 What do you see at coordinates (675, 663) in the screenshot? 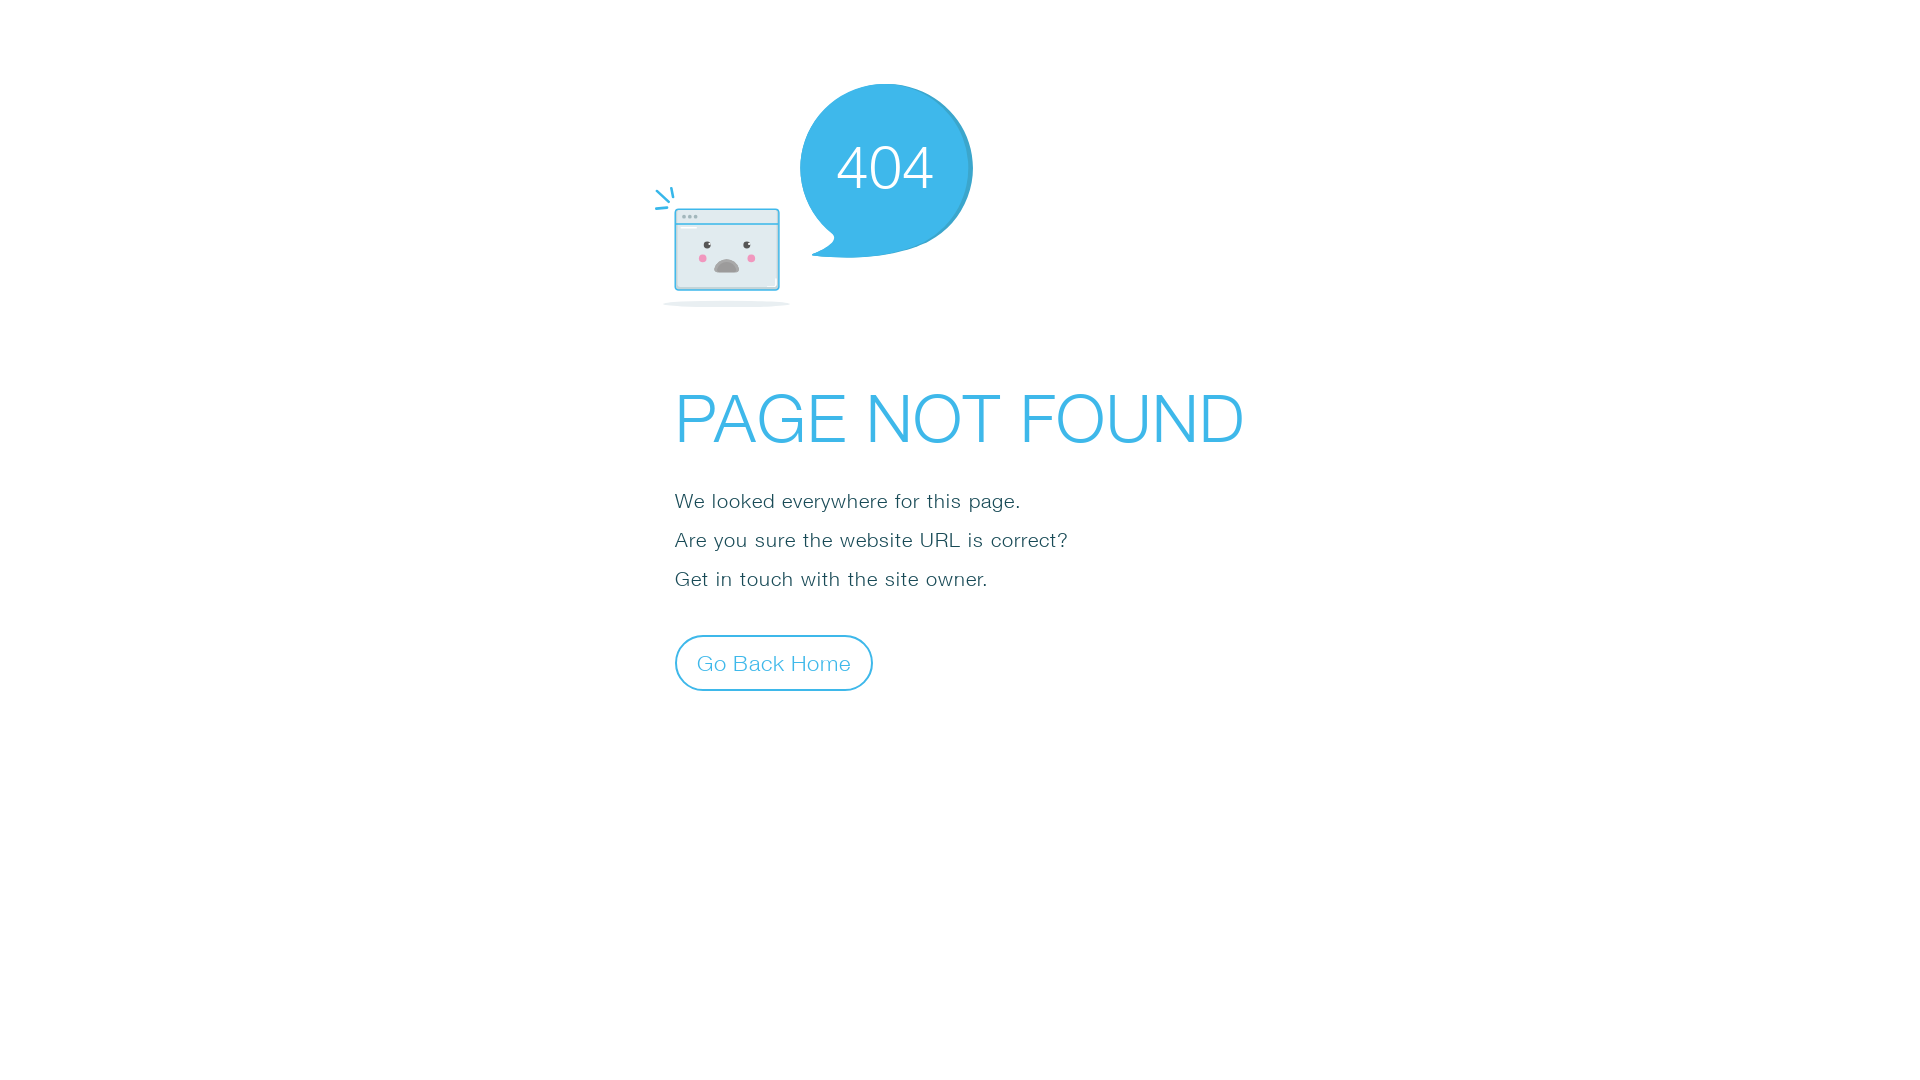
I see `'Go Back Home'` at bounding box center [675, 663].